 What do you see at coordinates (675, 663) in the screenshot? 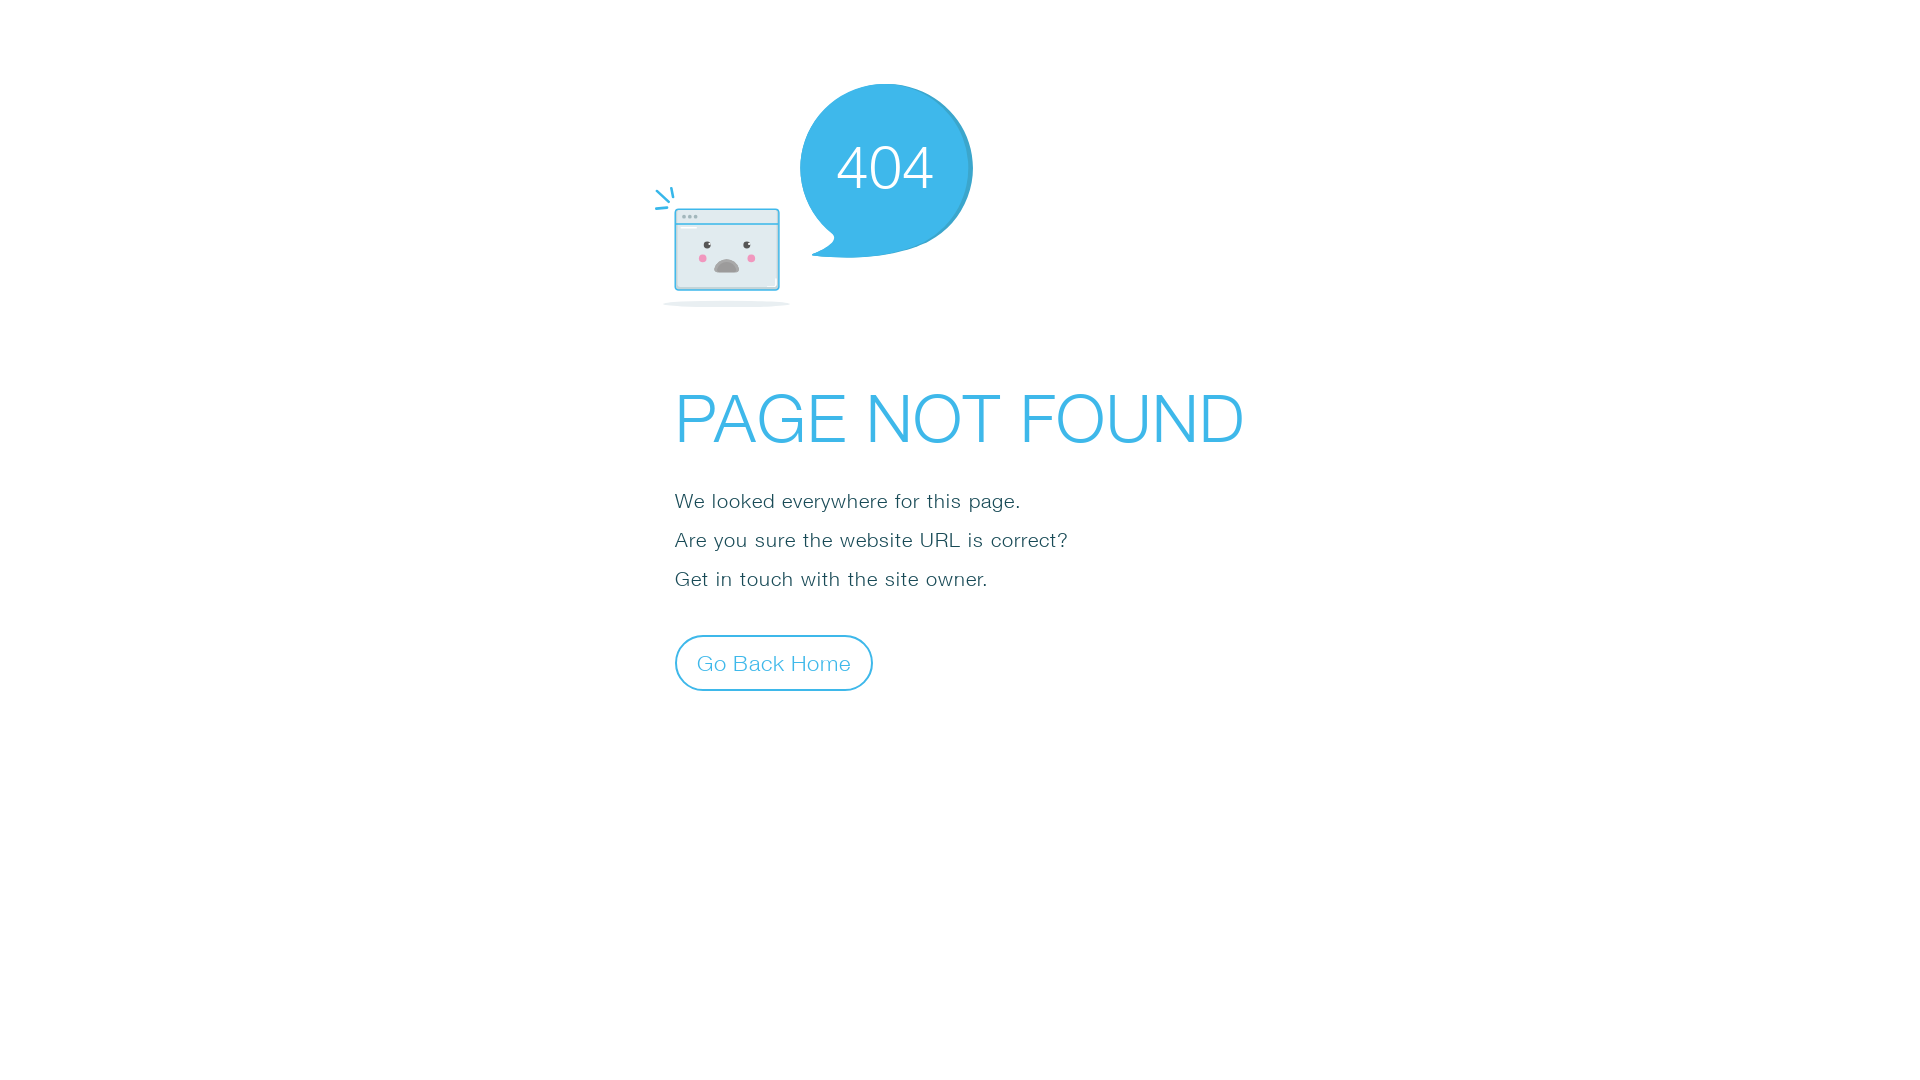
I see `'Go Back Home'` at bounding box center [675, 663].